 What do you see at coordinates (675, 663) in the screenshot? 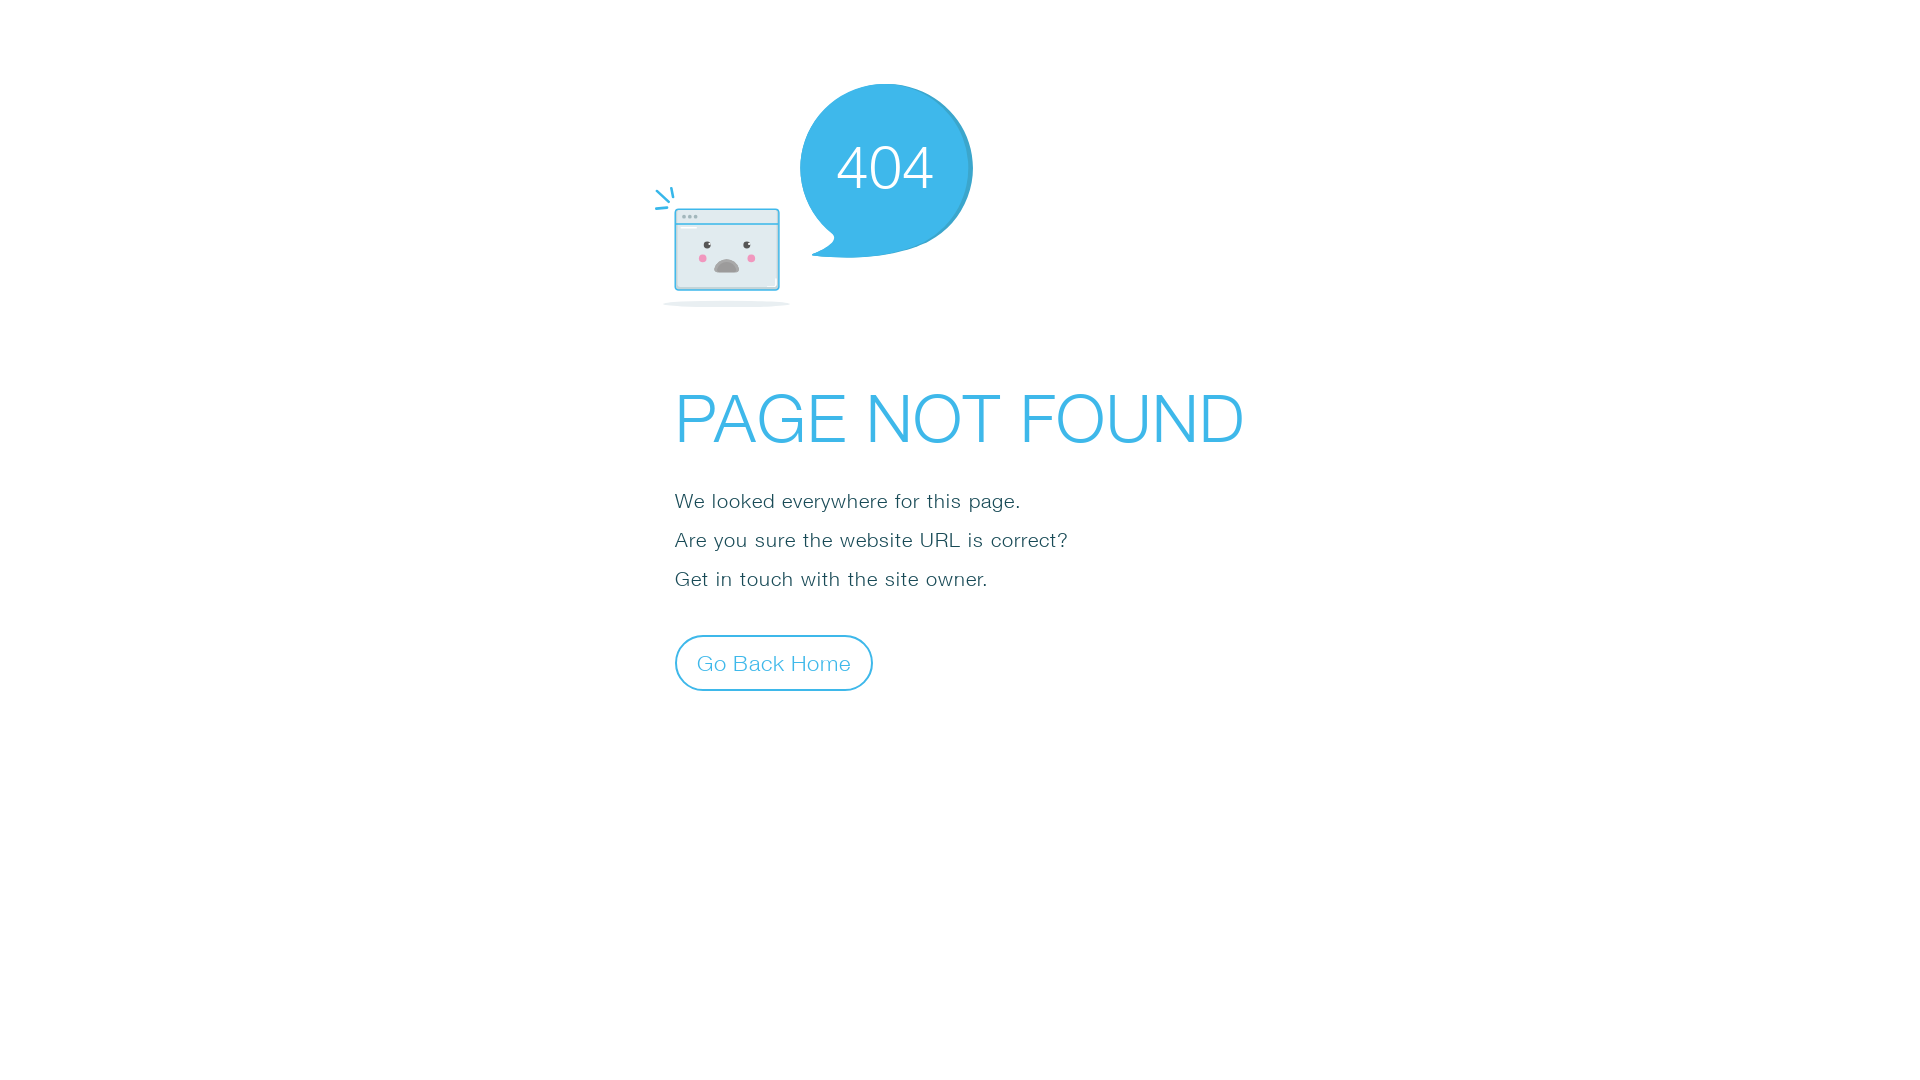
I see `'Go Back Home'` at bounding box center [675, 663].